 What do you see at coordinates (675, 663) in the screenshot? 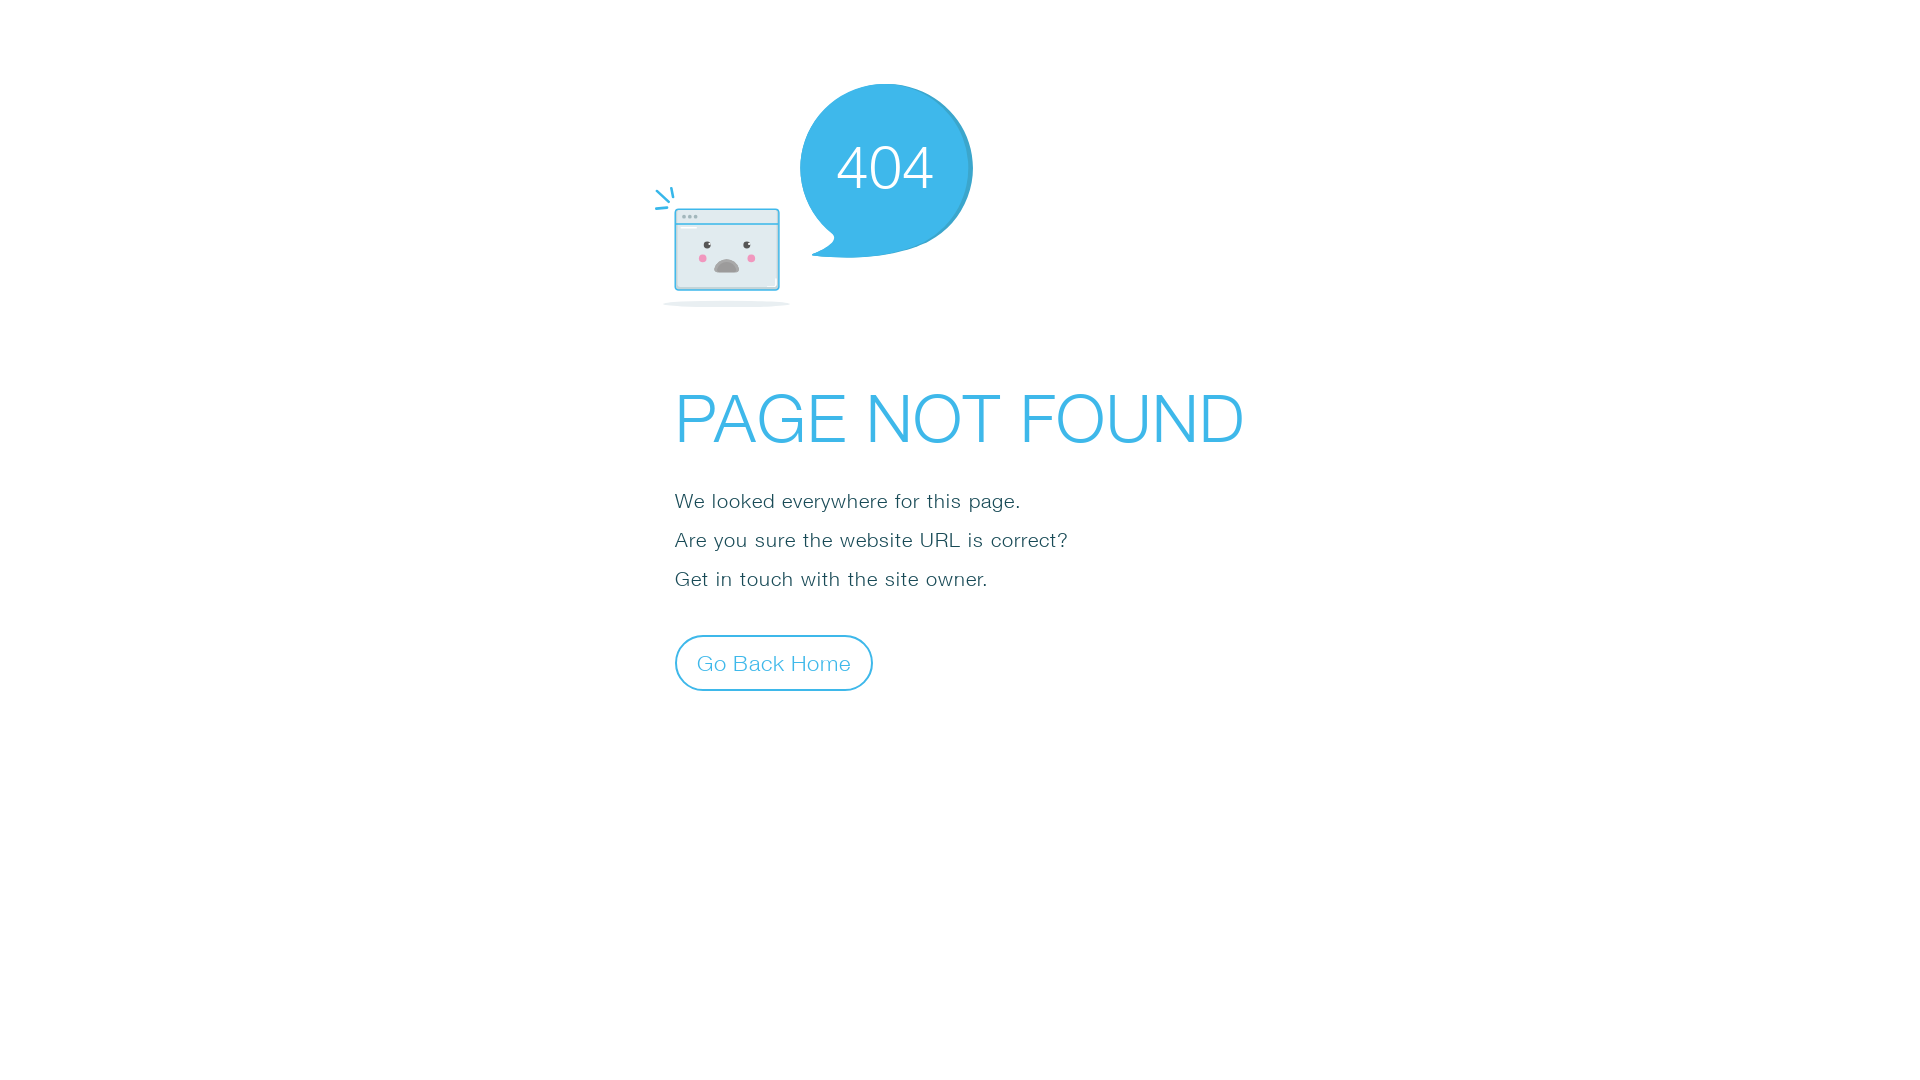
I see `'Go Back Home'` at bounding box center [675, 663].